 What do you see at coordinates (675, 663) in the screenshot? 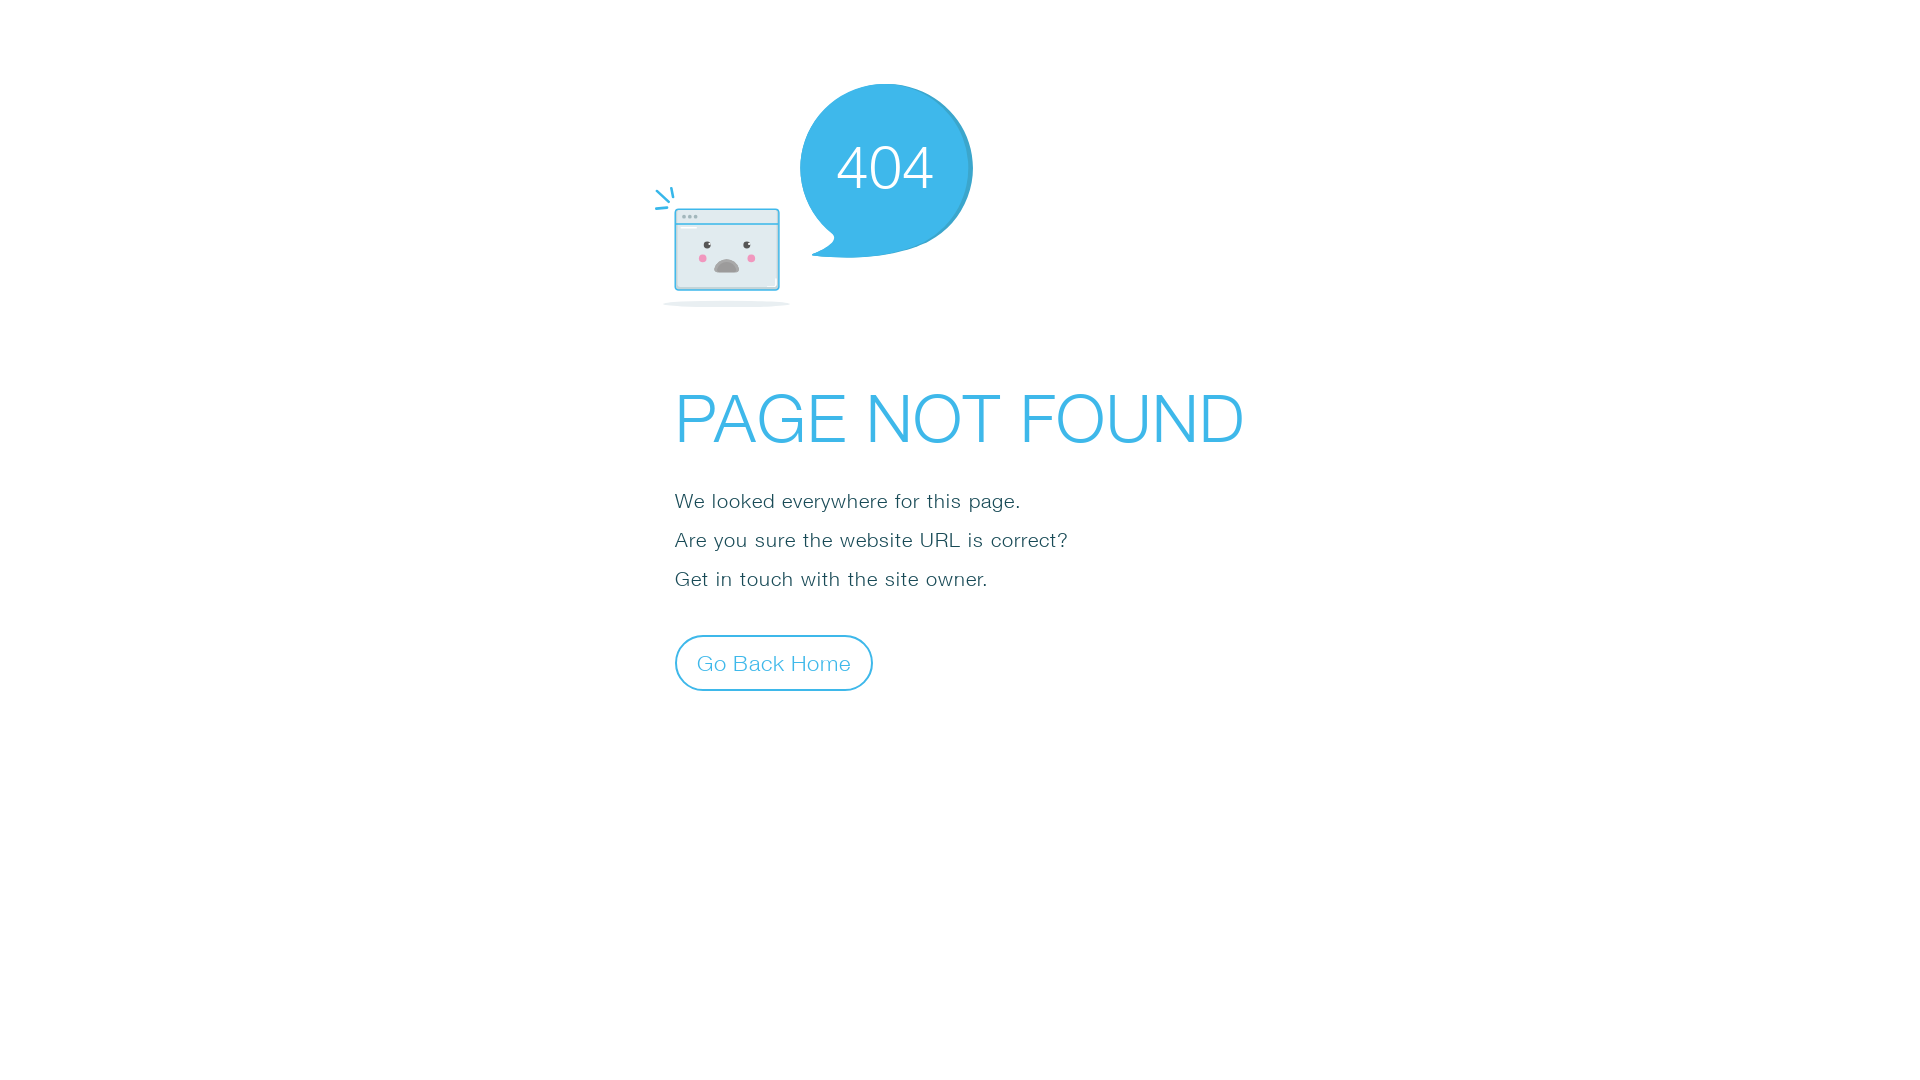
I see `'Go Back Home'` at bounding box center [675, 663].